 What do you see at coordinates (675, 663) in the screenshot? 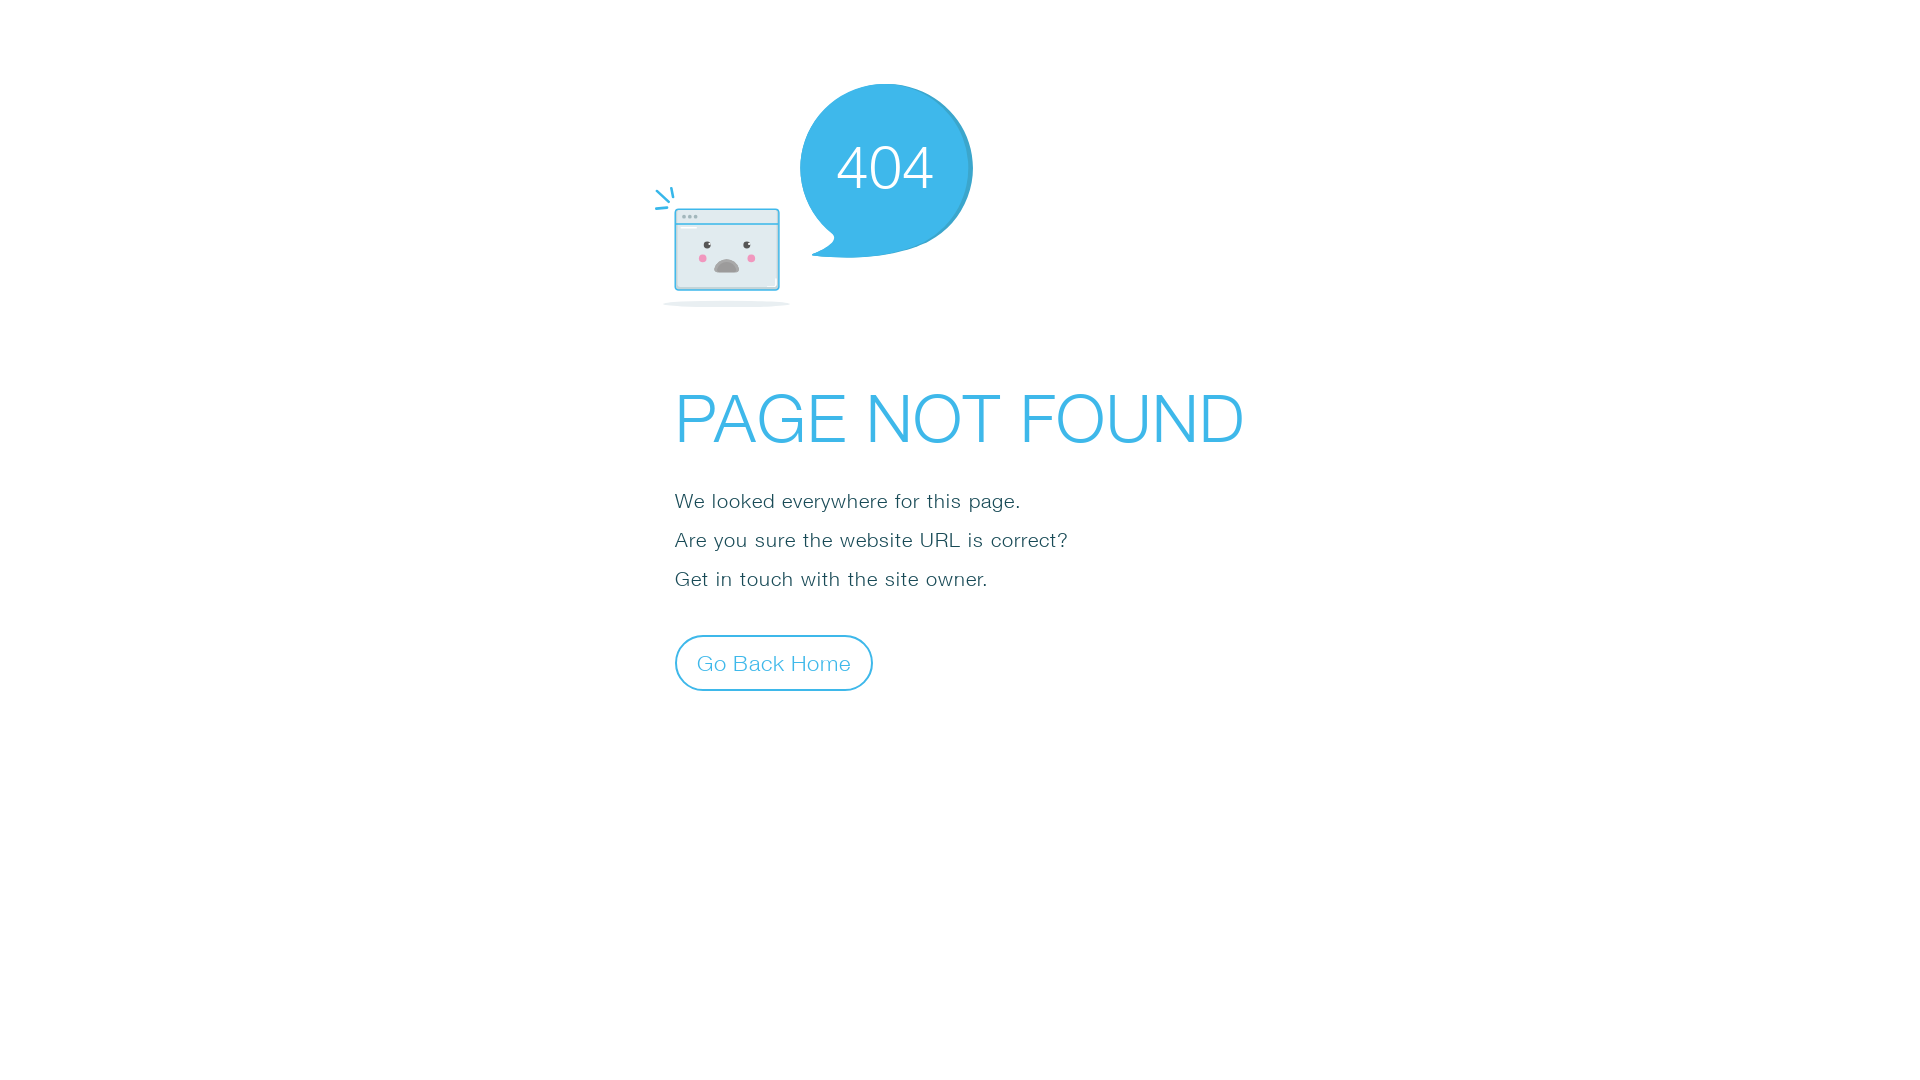
I see `'Go Back Home'` at bounding box center [675, 663].